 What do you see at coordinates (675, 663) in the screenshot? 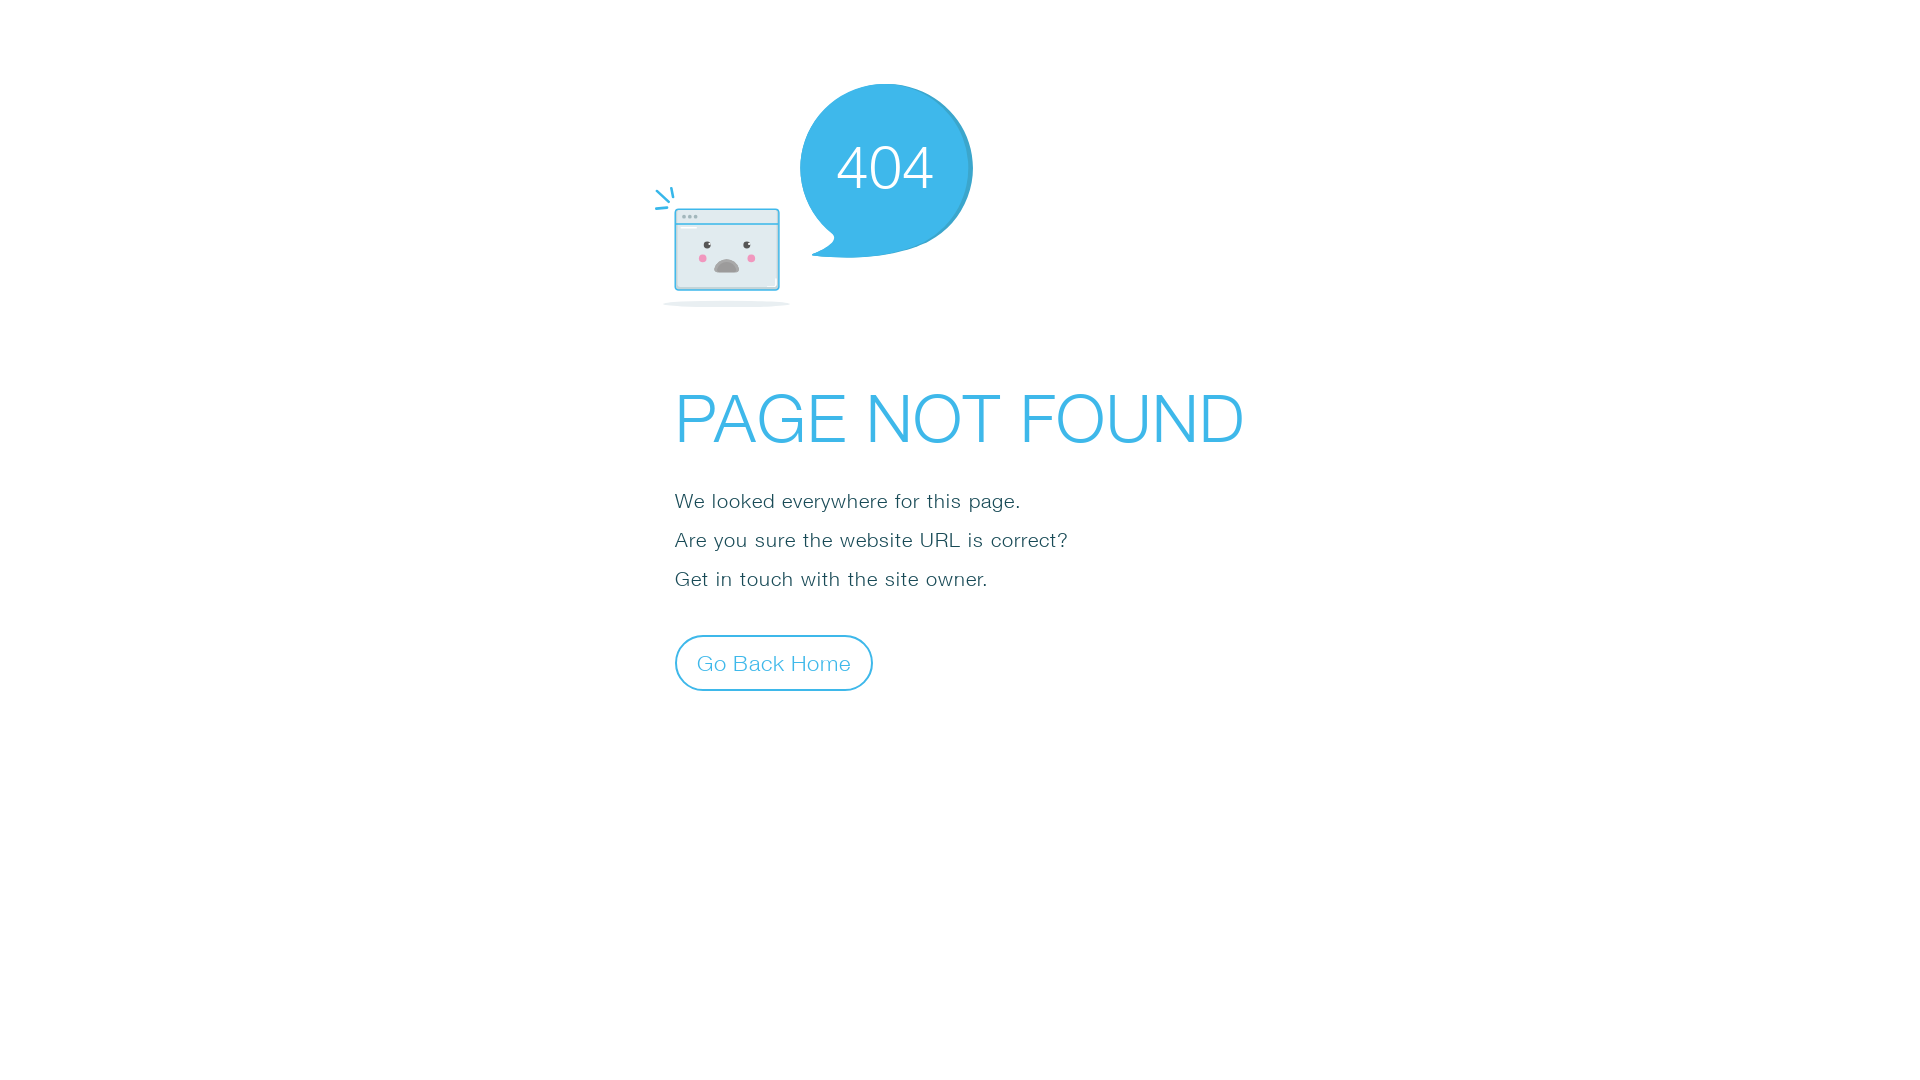
I see `'Go Back Home'` at bounding box center [675, 663].